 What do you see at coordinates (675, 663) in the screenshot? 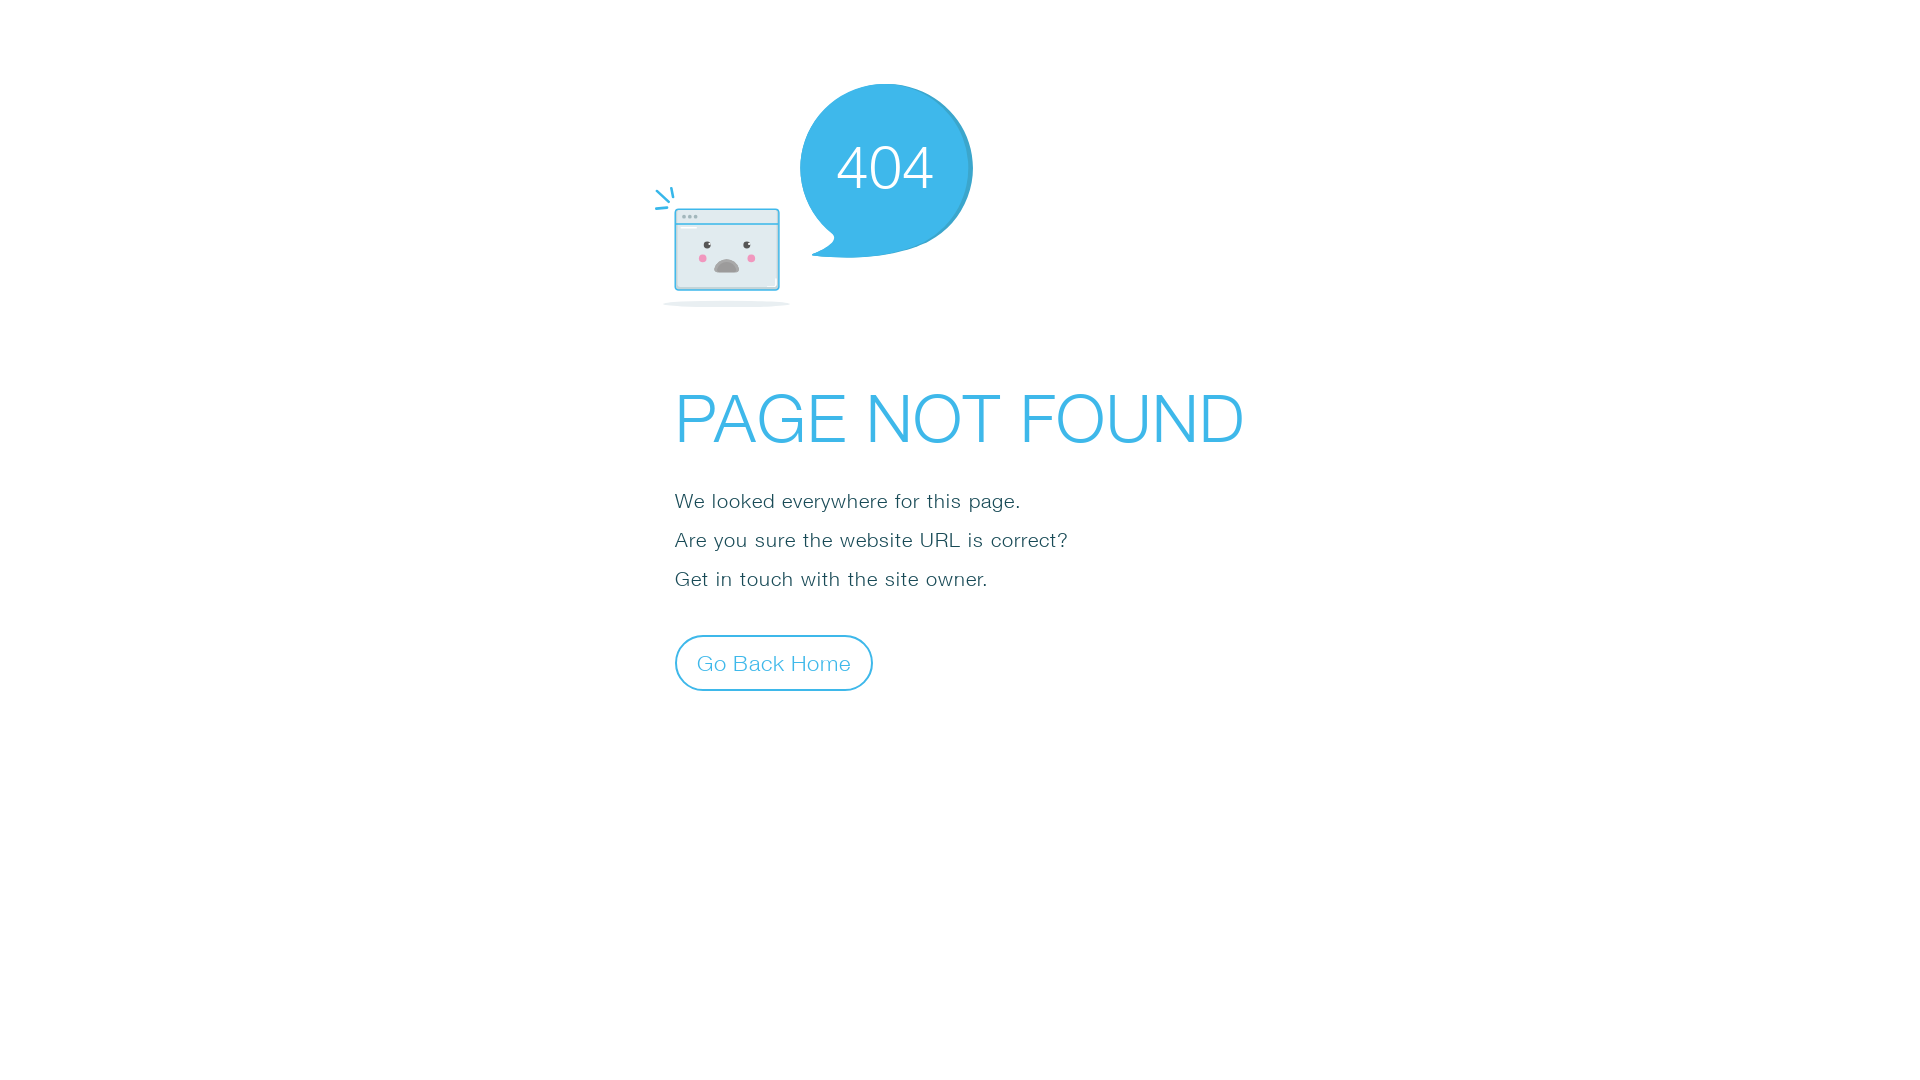
I see `'Go Back Home'` at bounding box center [675, 663].